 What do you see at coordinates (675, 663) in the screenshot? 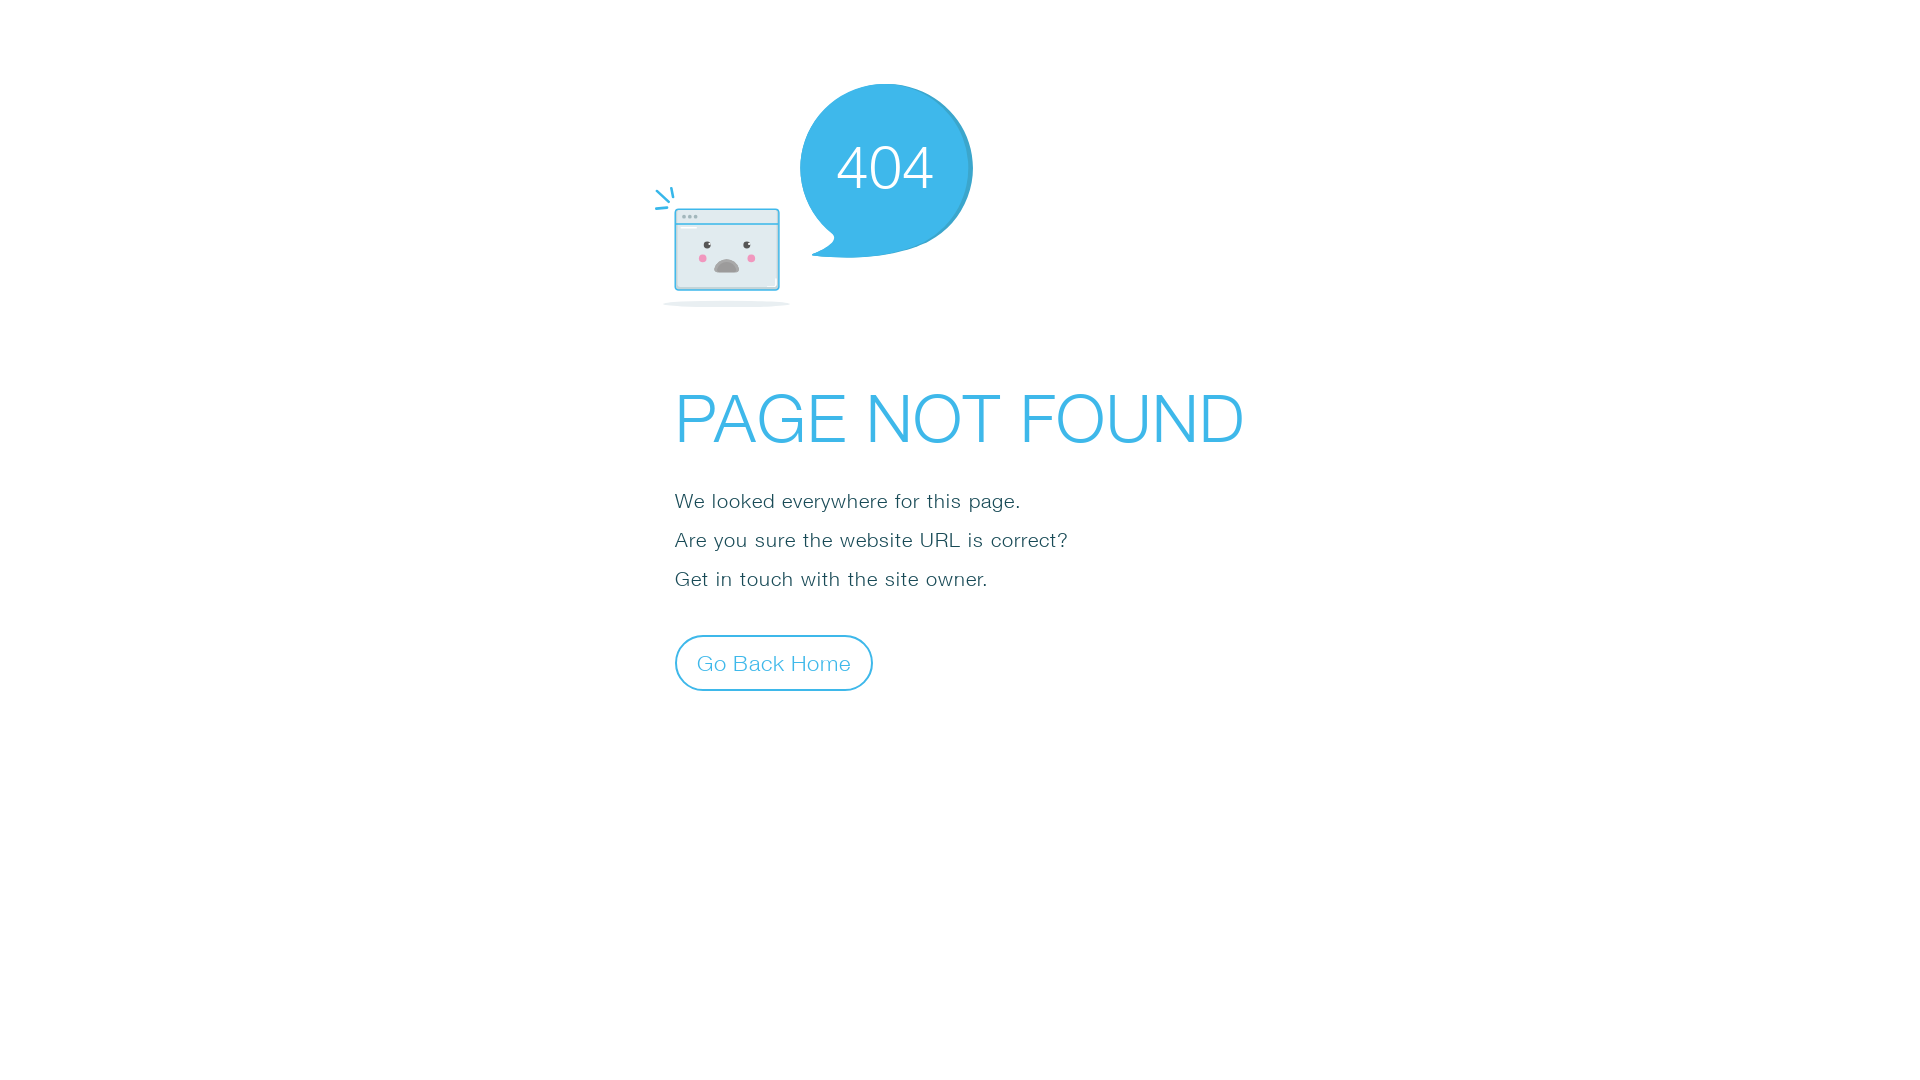
I see `'Go Back Home'` at bounding box center [675, 663].